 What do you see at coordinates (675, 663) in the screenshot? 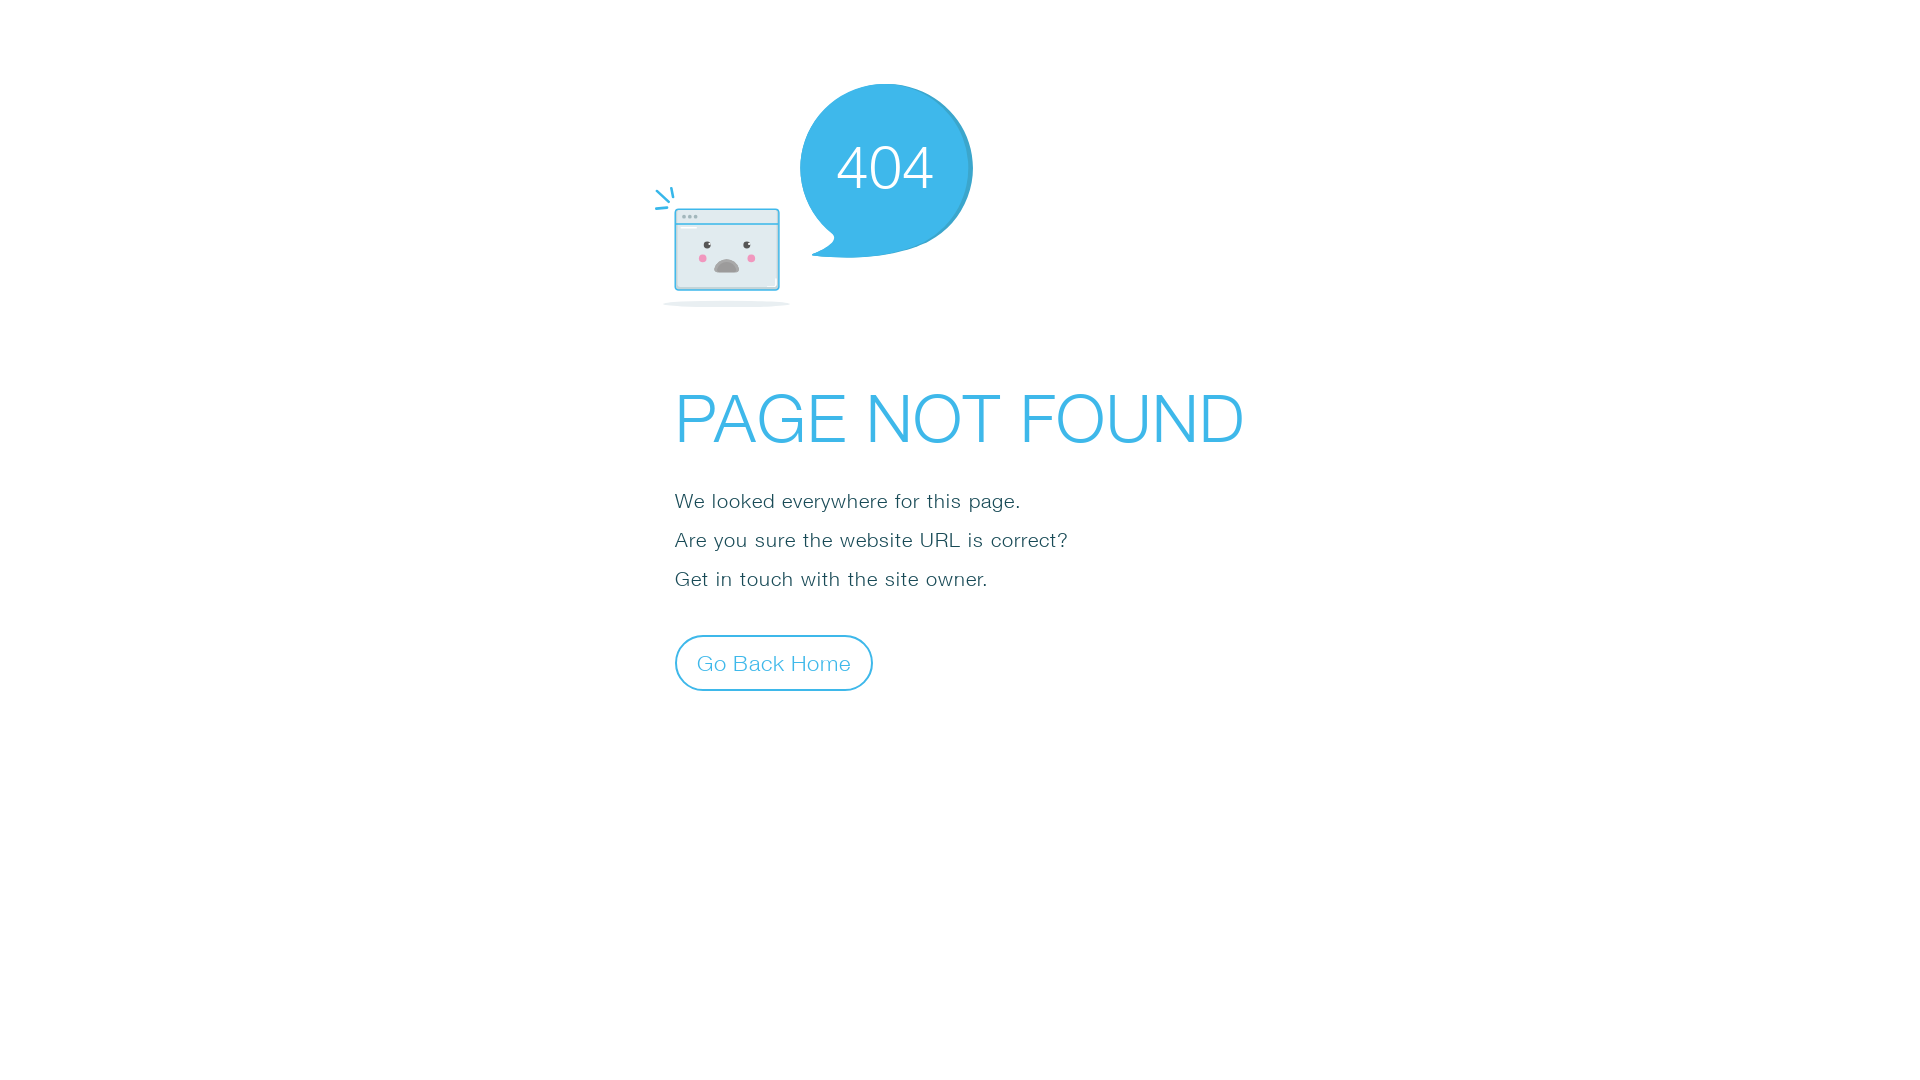
I see `'Go Back Home'` at bounding box center [675, 663].